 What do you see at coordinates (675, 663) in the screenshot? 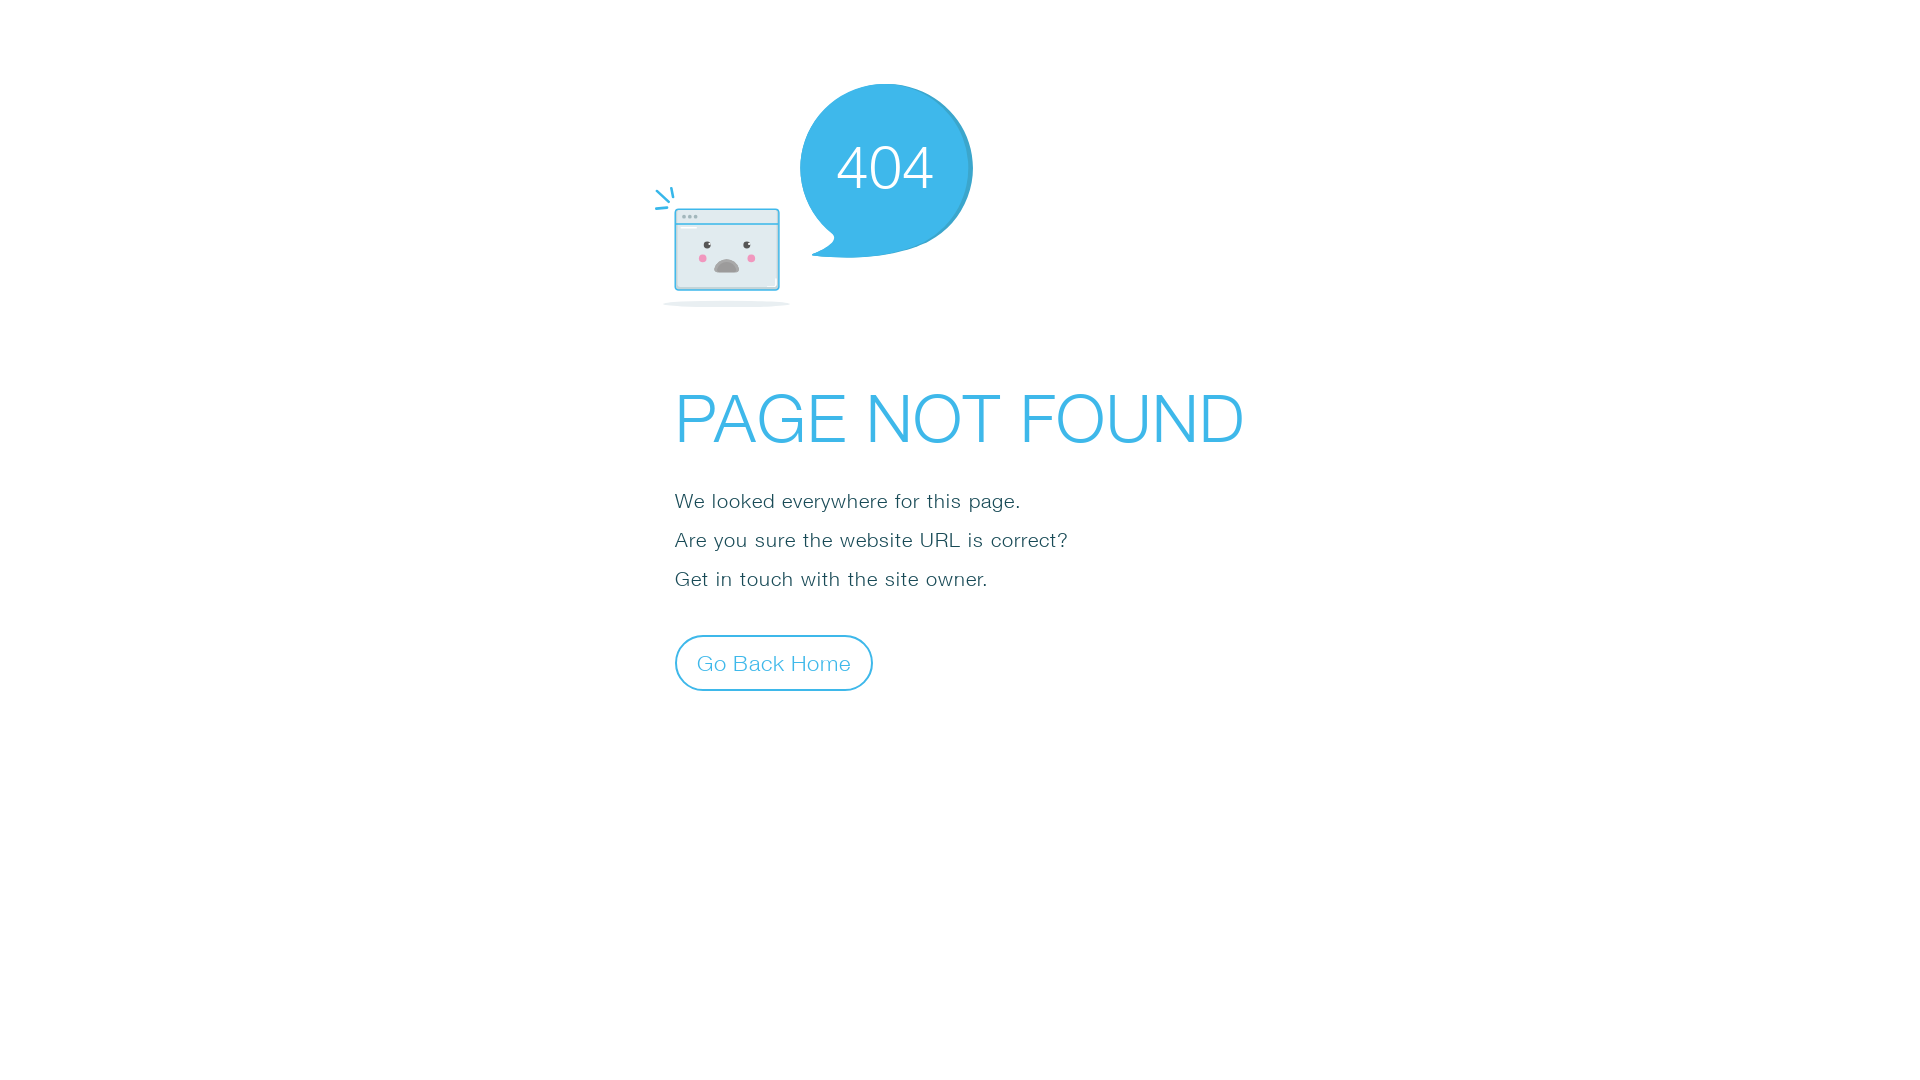
I see `'Go Back Home'` at bounding box center [675, 663].